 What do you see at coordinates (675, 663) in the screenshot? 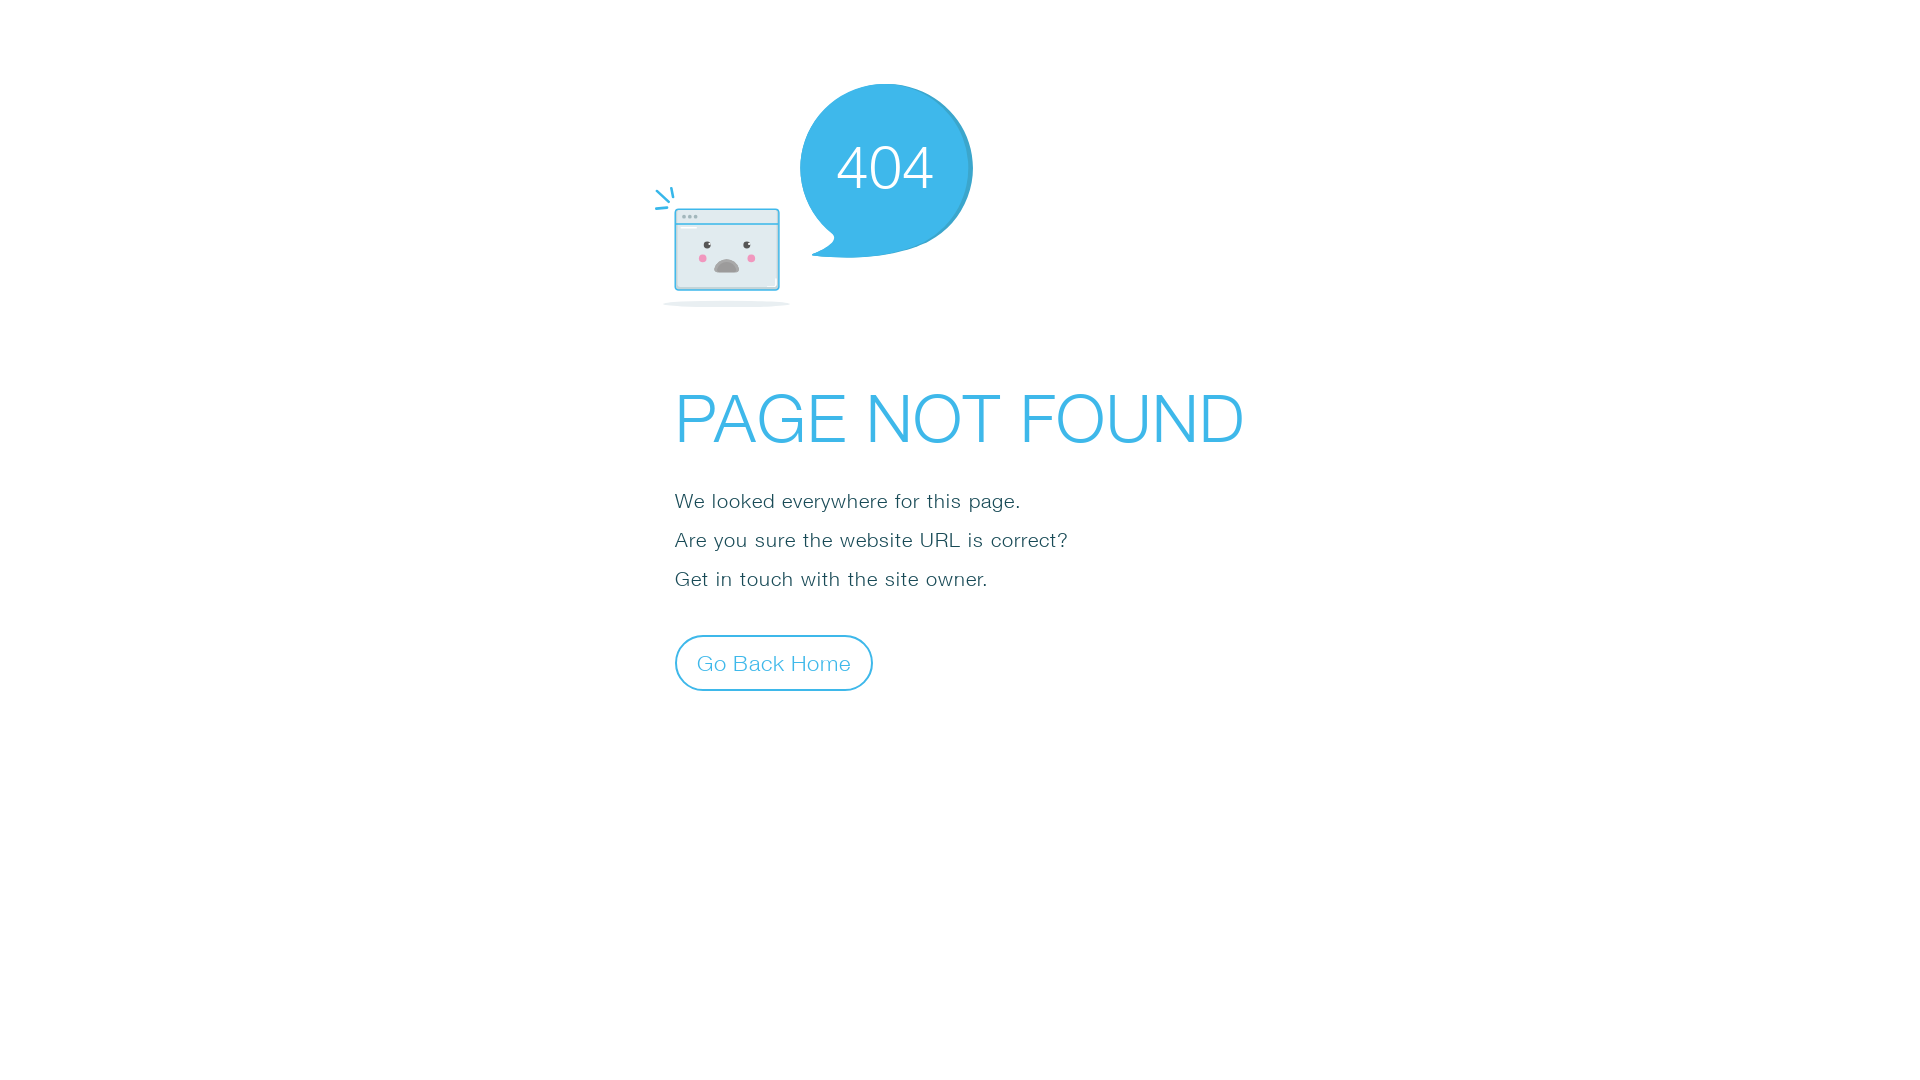
I see `'Go Back Home'` at bounding box center [675, 663].